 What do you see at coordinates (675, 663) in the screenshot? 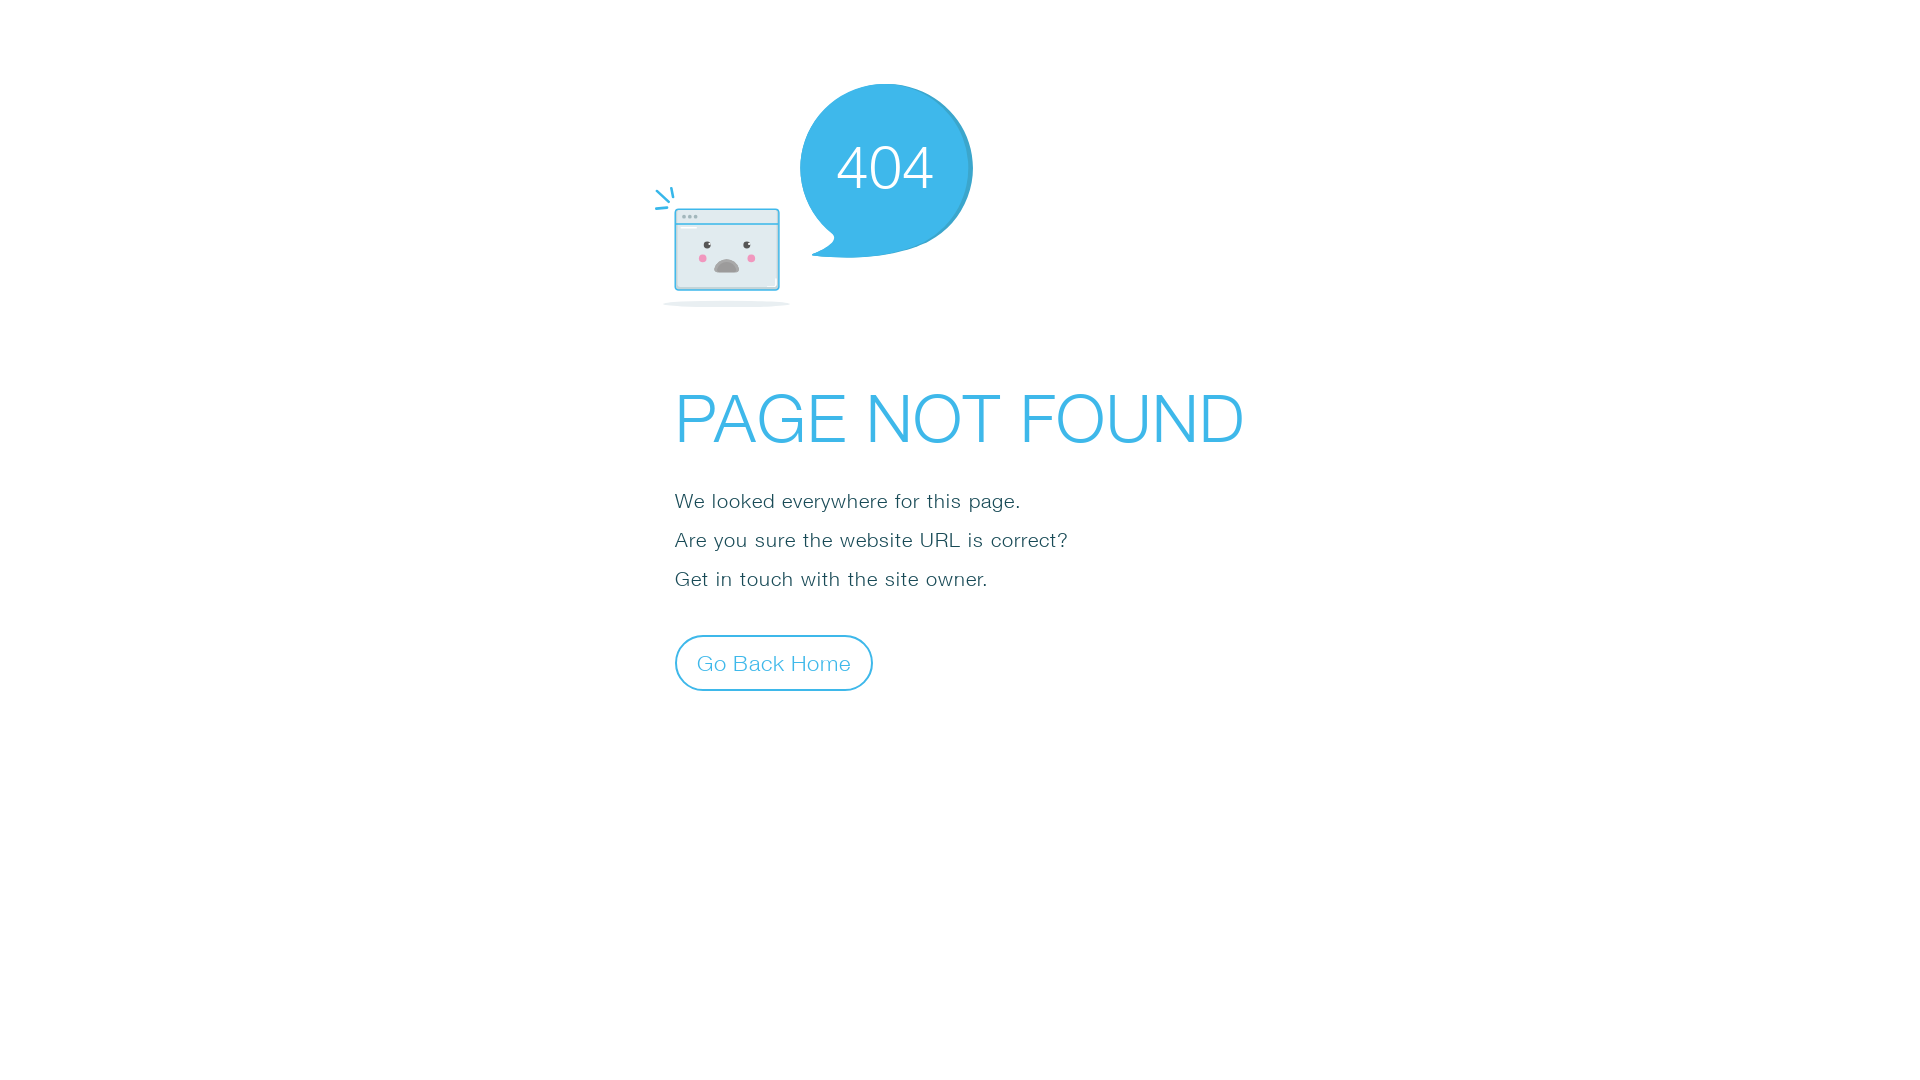
I see `'Go Back Home'` at bounding box center [675, 663].